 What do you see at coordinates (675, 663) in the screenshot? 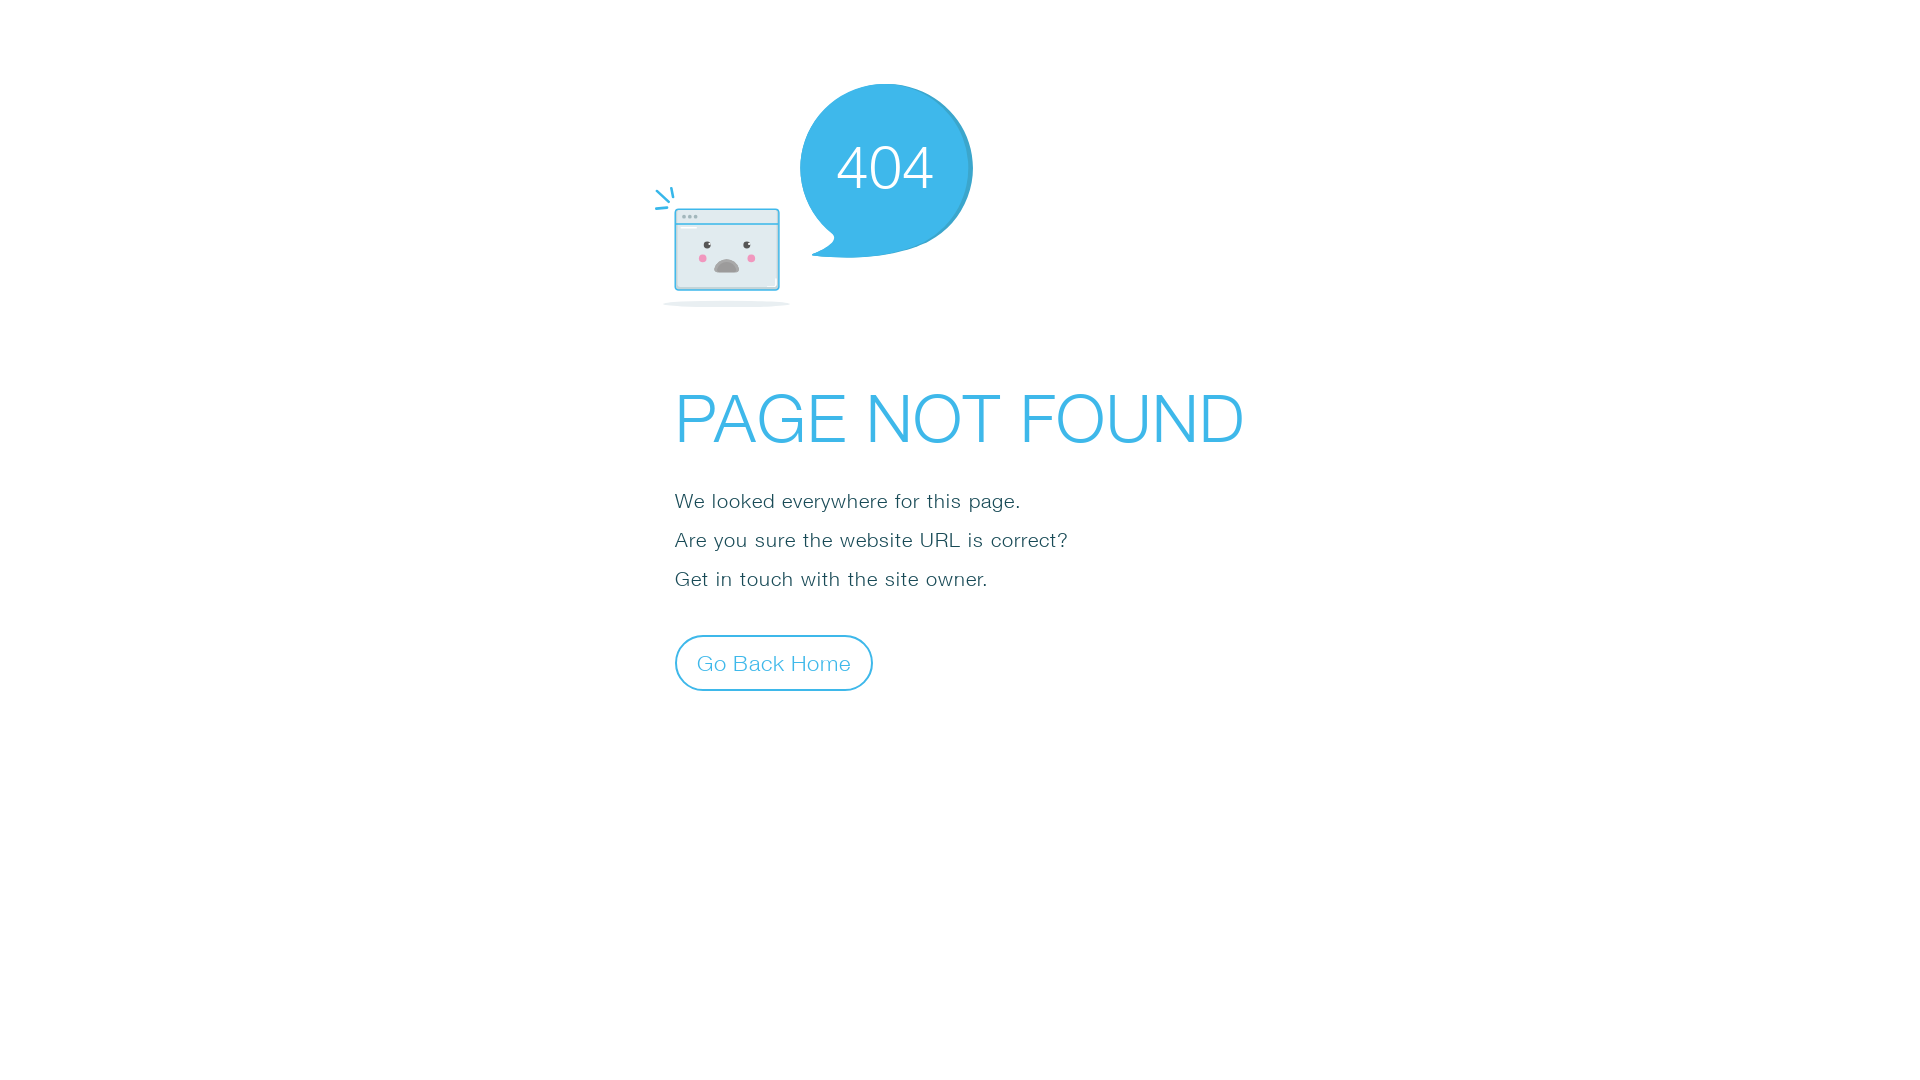
I see `'Go Back Home'` at bounding box center [675, 663].